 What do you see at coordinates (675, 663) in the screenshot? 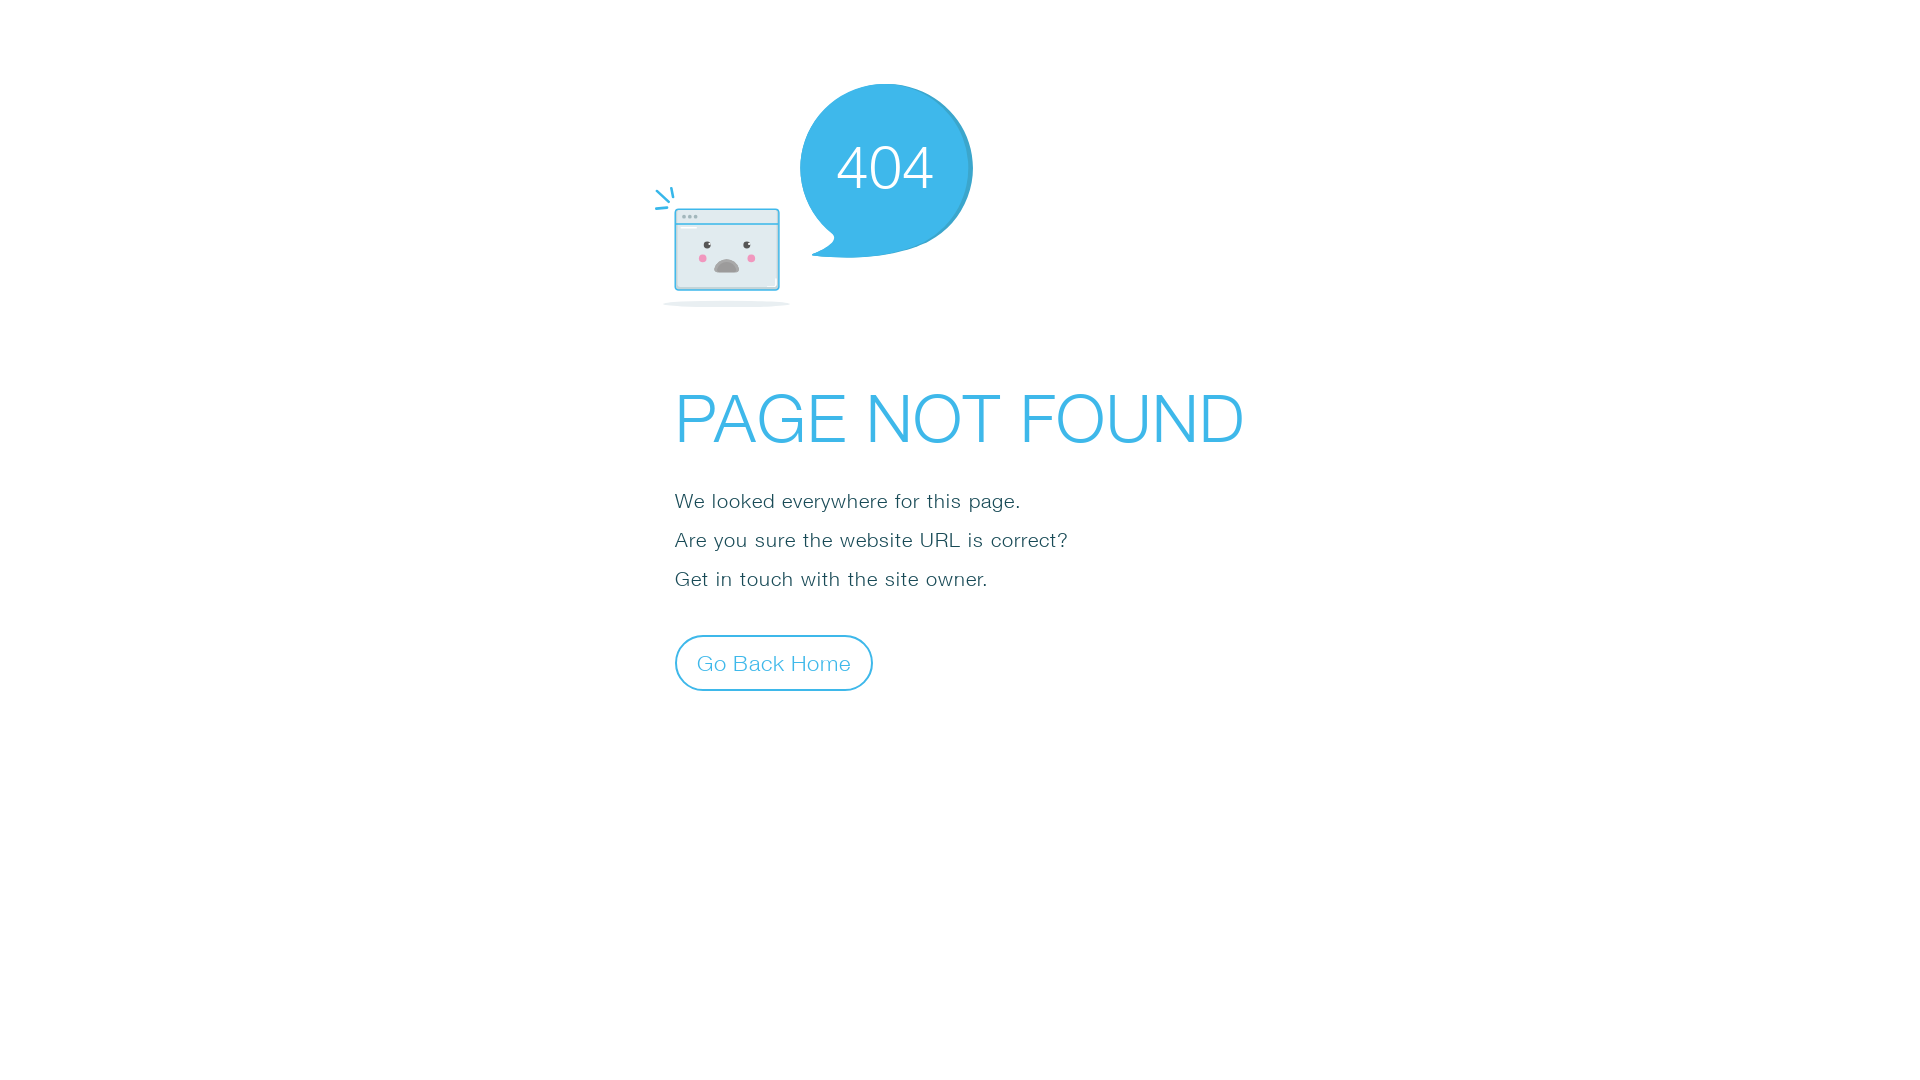
I see `'Go Back Home'` at bounding box center [675, 663].